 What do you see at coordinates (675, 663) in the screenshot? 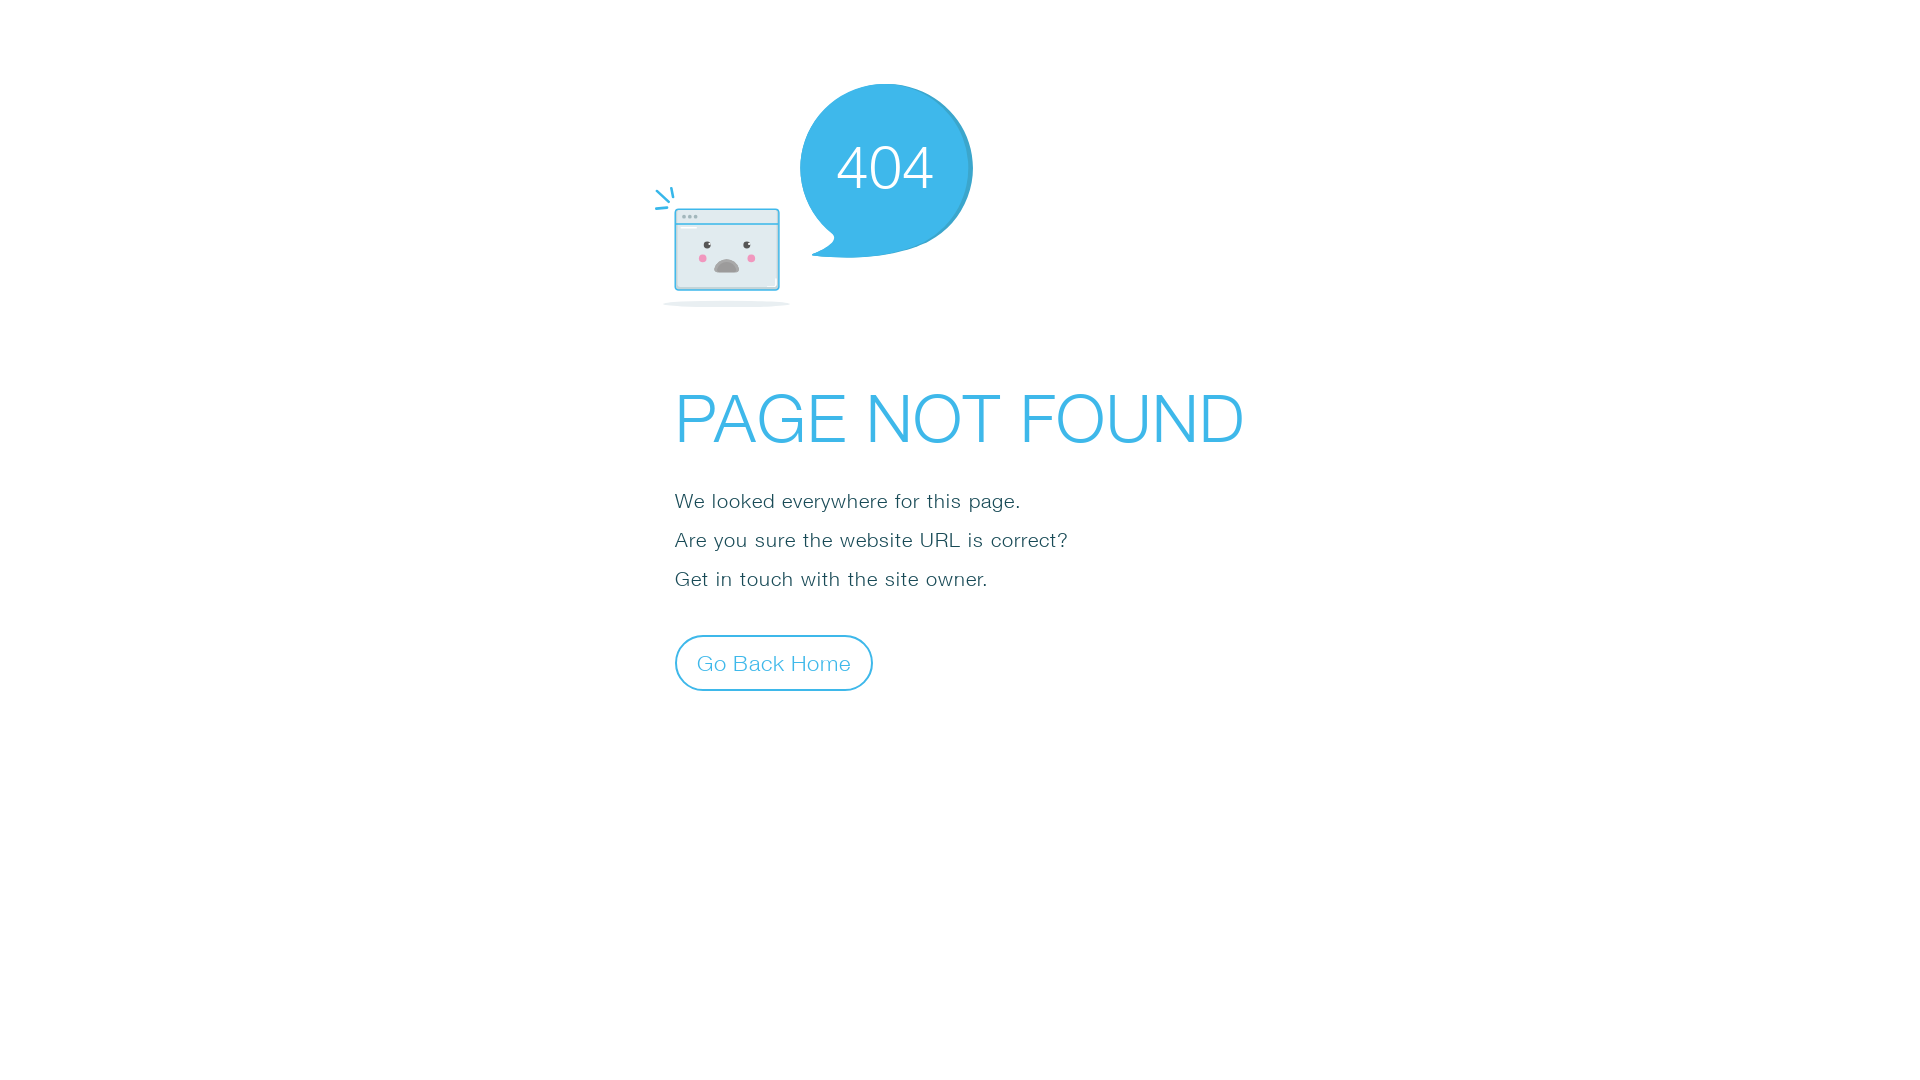
I see `'Go Back Home'` at bounding box center [675, 663].